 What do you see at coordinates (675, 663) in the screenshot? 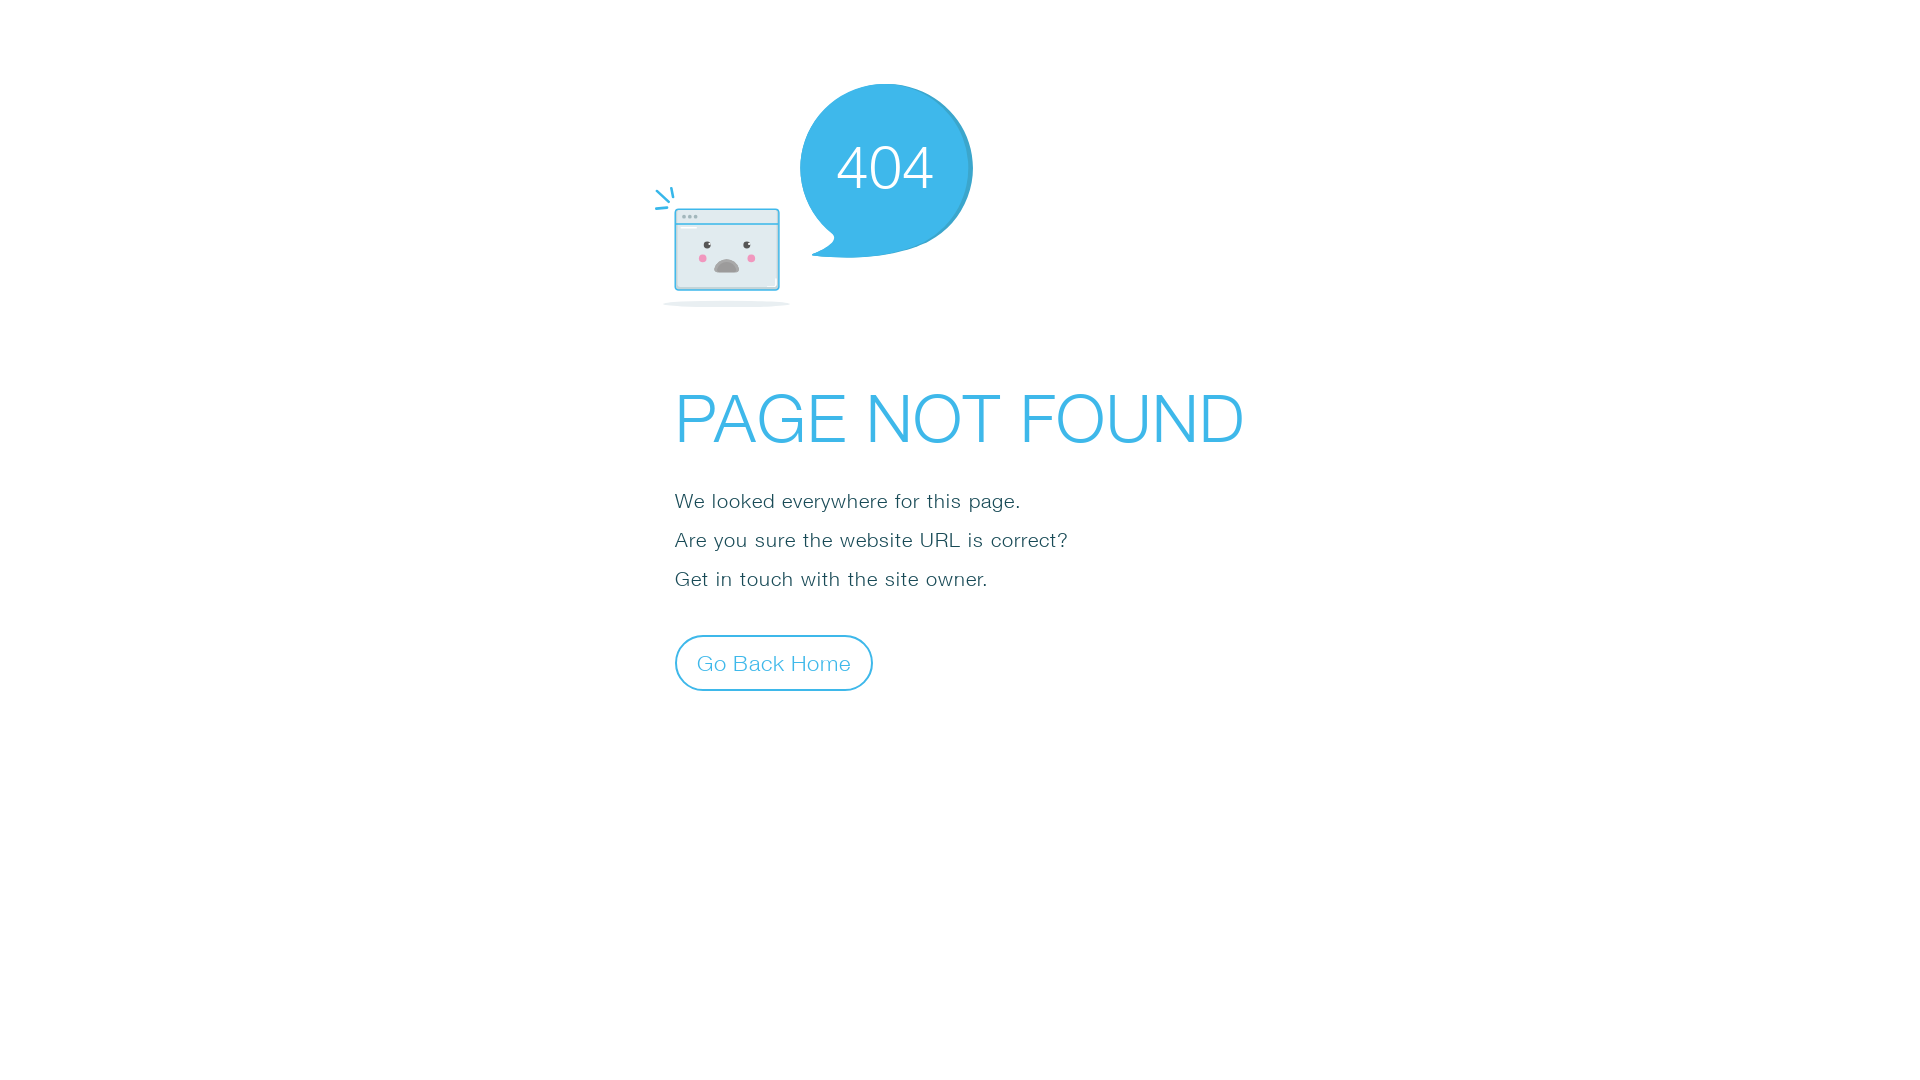
I see `'Go Back Home'` at bounding box center [675, 663].